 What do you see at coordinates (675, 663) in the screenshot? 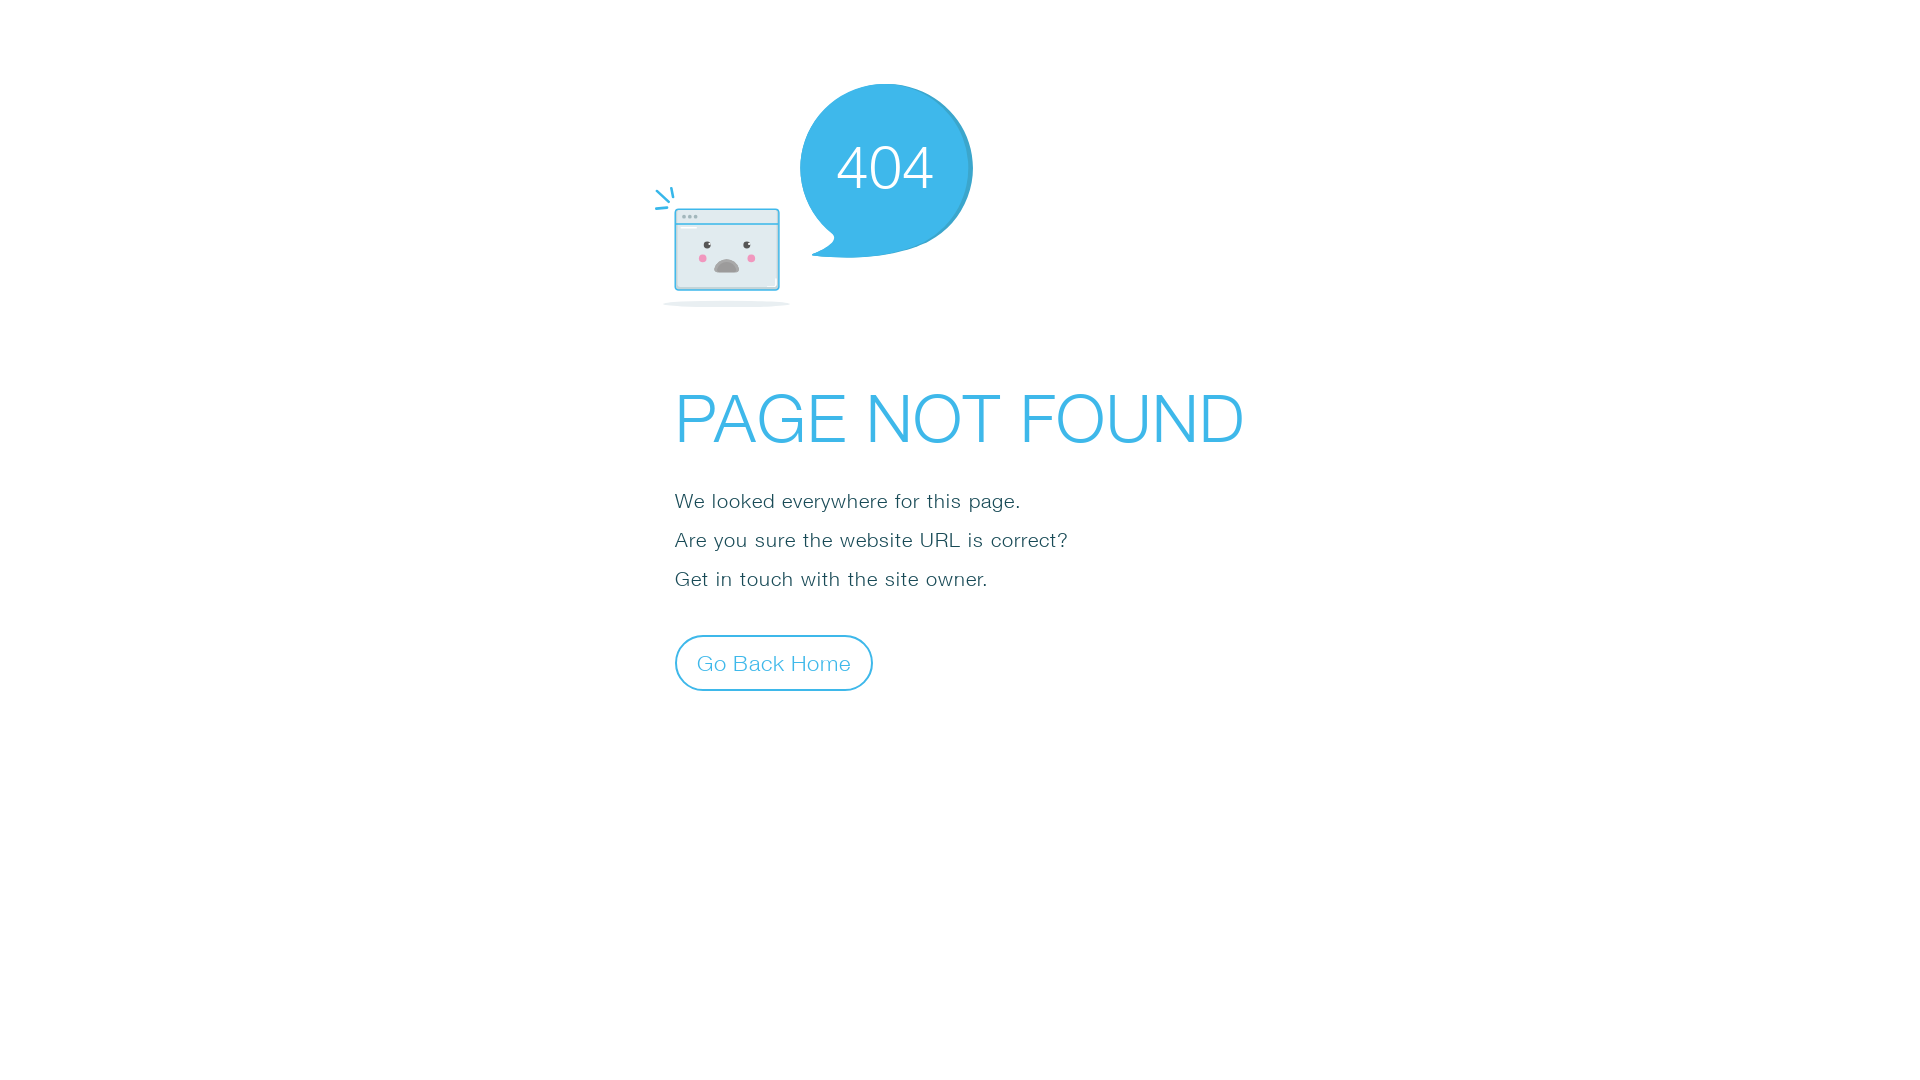
I see `'Go Back Home'` at bounding box center [675, 663].